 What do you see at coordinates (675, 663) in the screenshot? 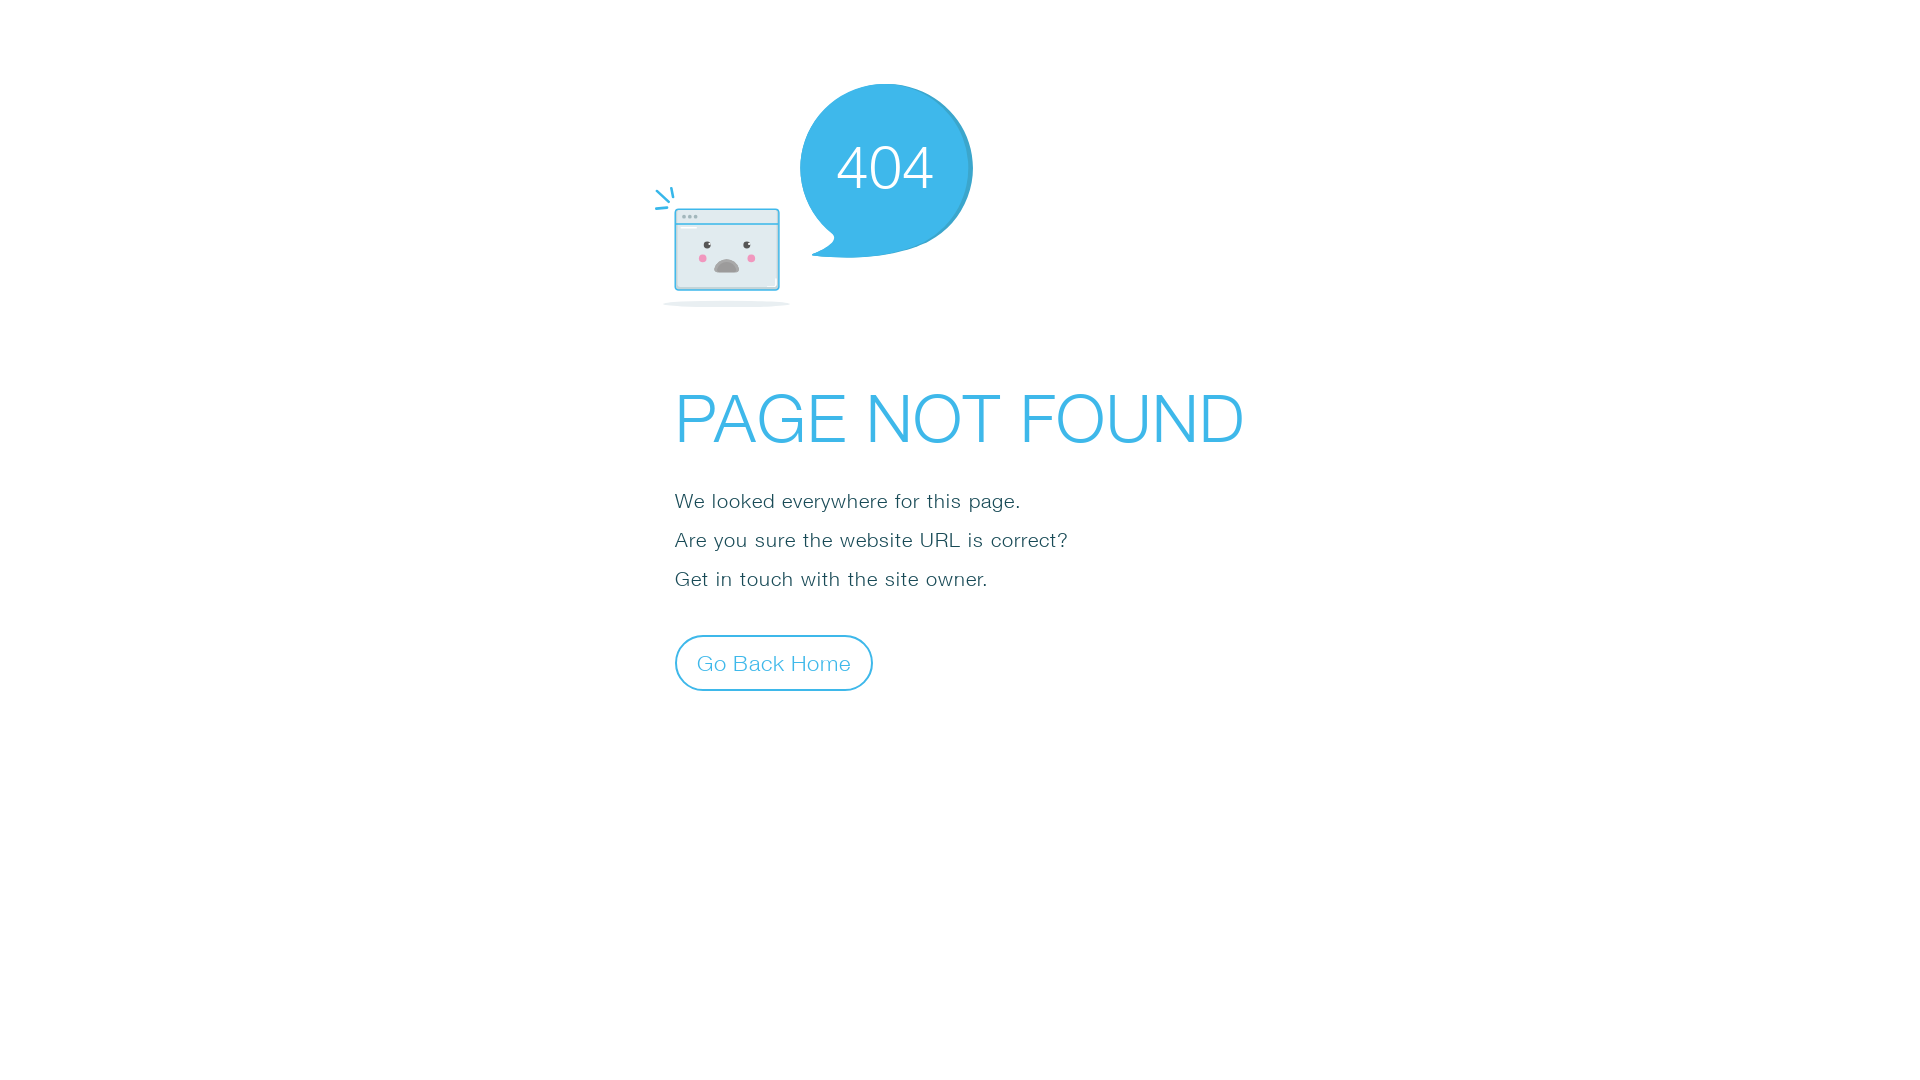
I see `'Go Back Home'` at bounding box center [675, 663].